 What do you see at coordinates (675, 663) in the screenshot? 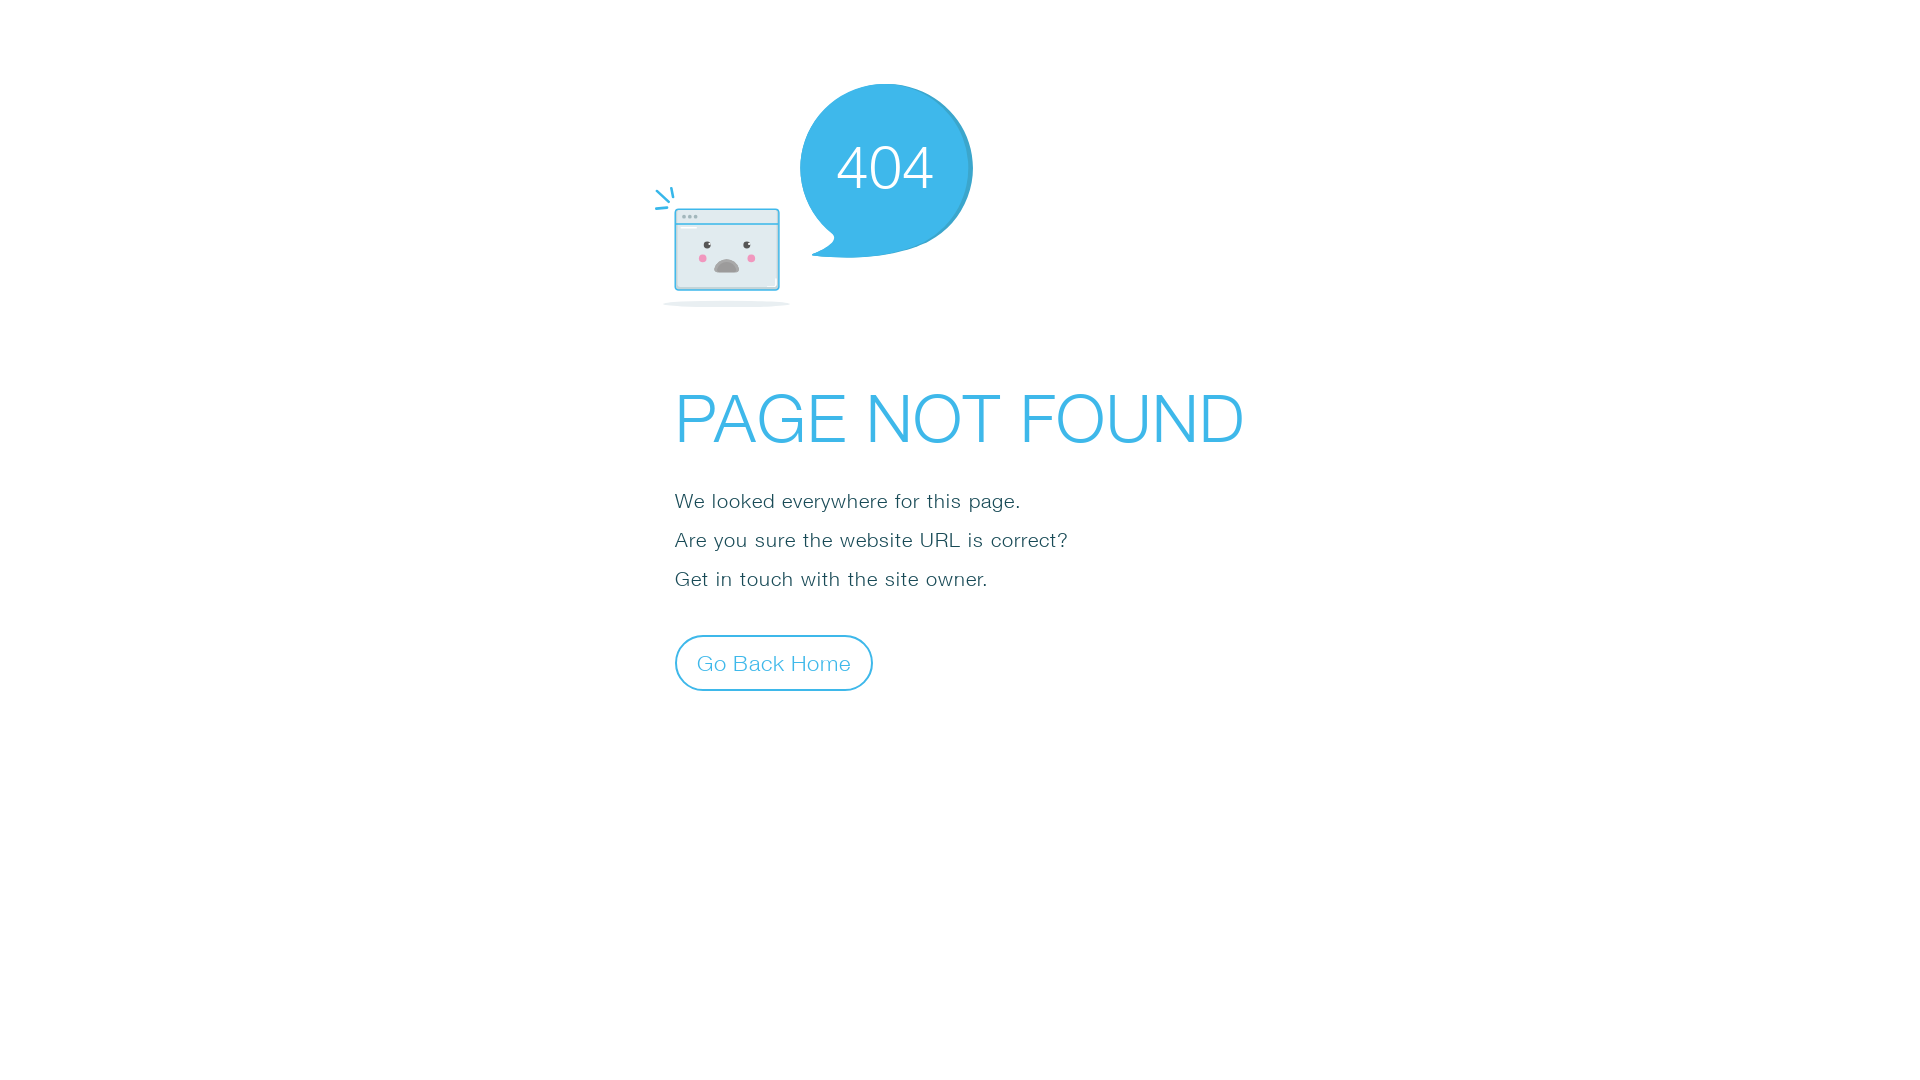
I see `'Go Back Home'` at bounding box center [675, 663].